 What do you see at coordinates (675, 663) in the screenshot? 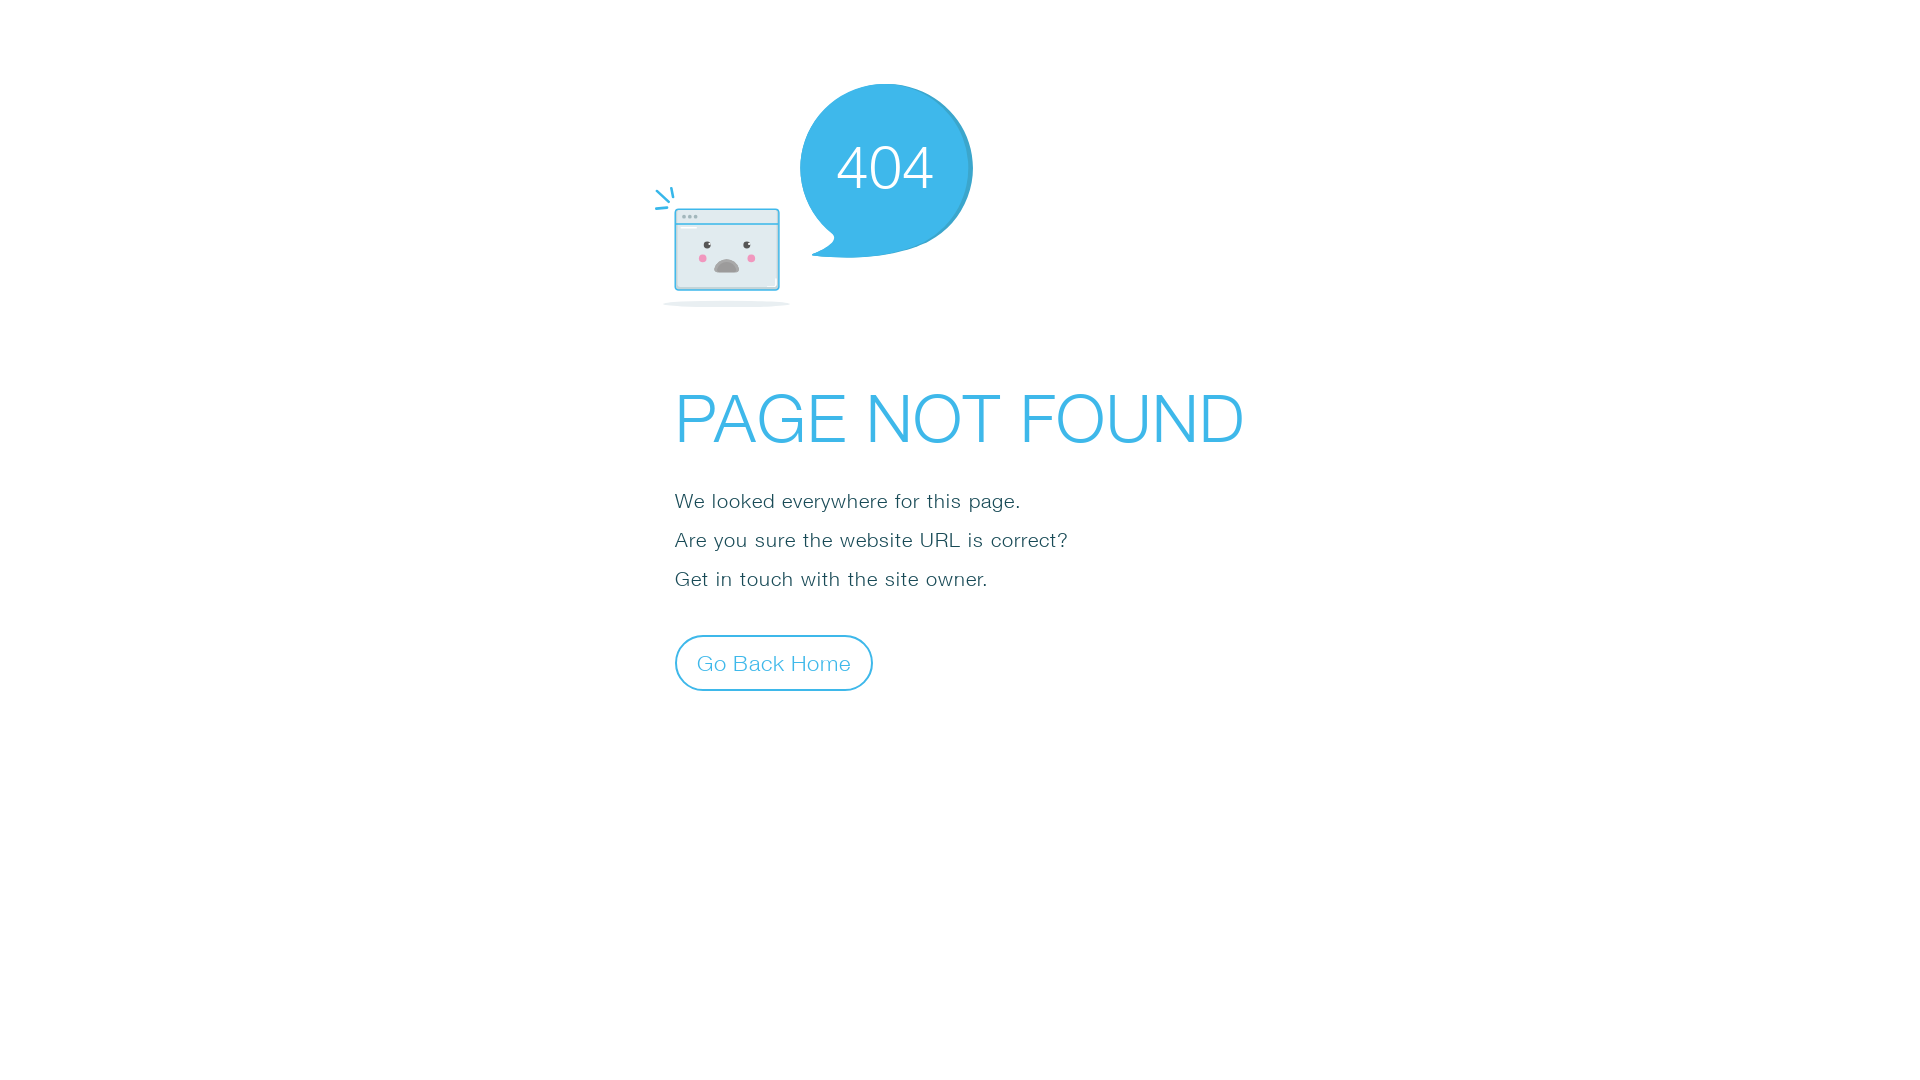
I see `'Go Back Home'` at bounding box center [675, 663].